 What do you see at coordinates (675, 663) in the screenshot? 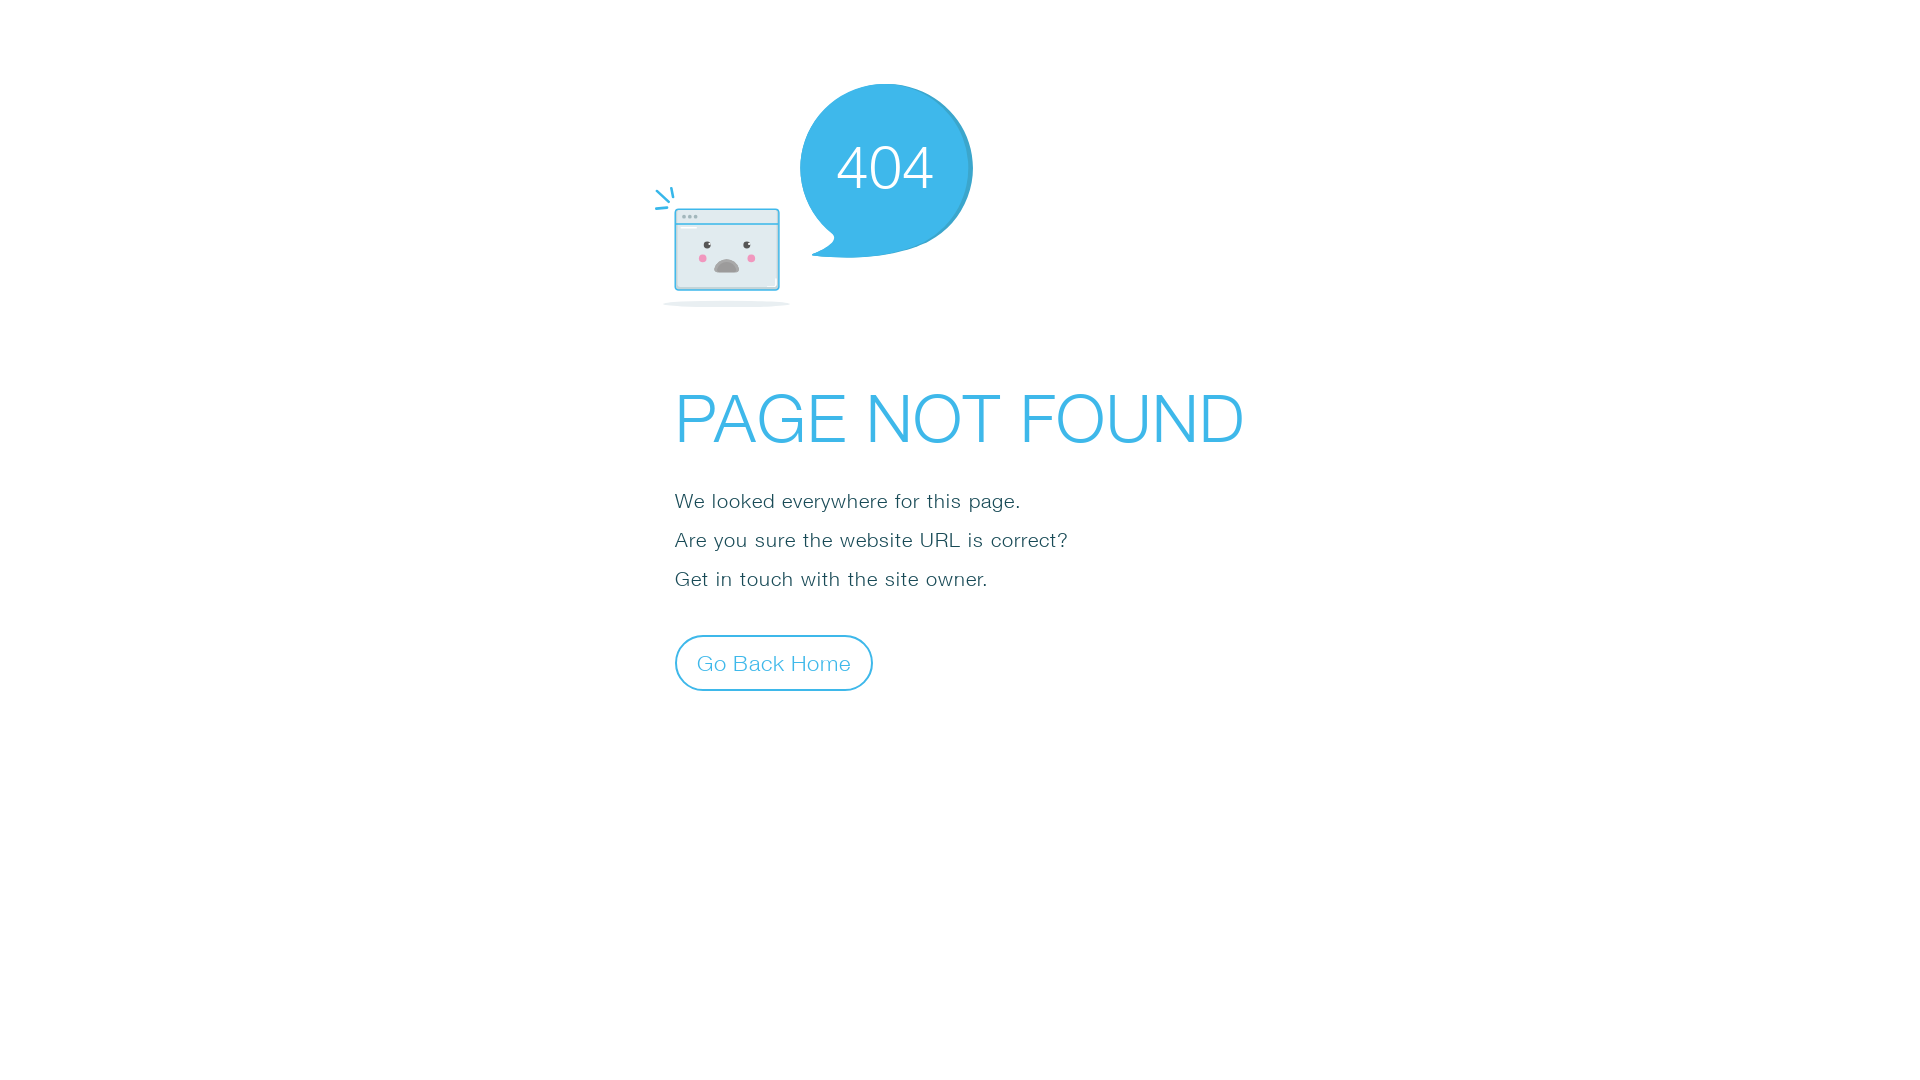
I see `'Go Back Home'` at bounding box center [675, 663].